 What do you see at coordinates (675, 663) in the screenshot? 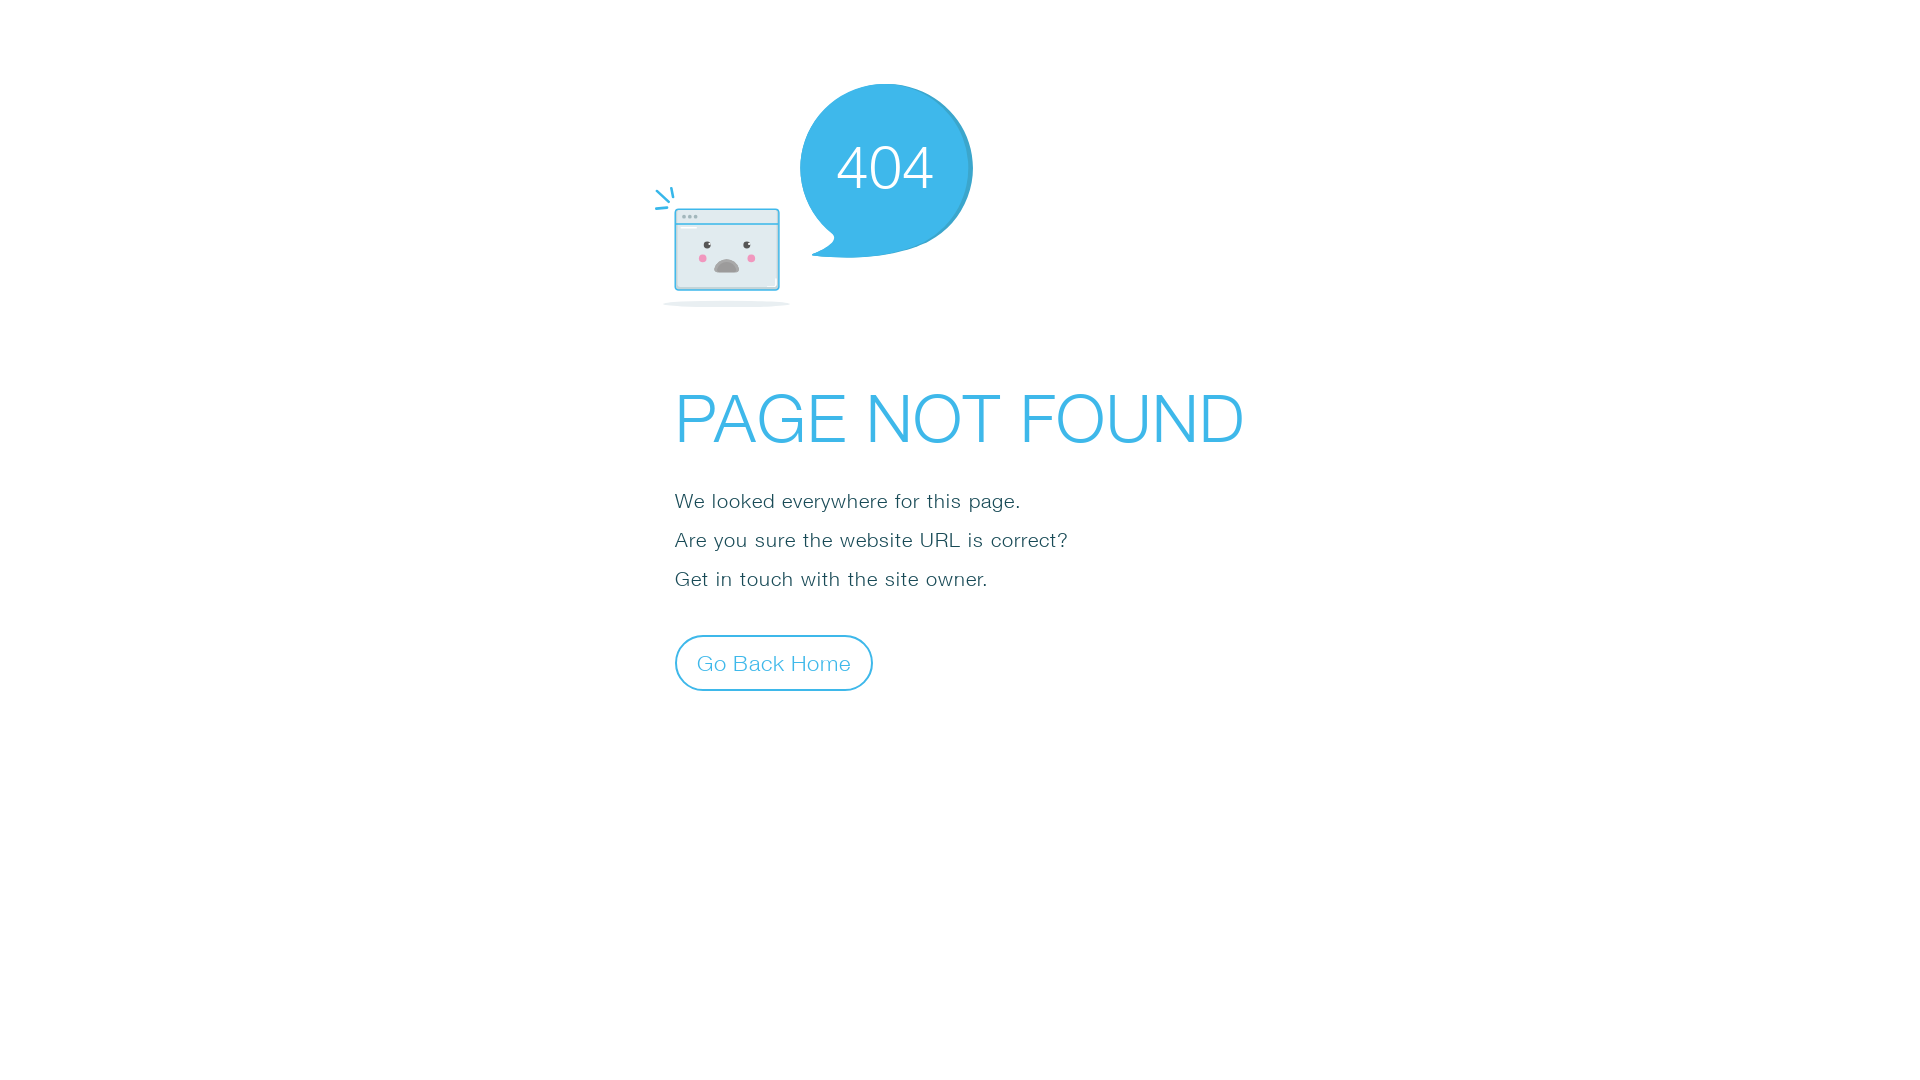
I see `'Go Back Home'` at bounding box center [675, 663].